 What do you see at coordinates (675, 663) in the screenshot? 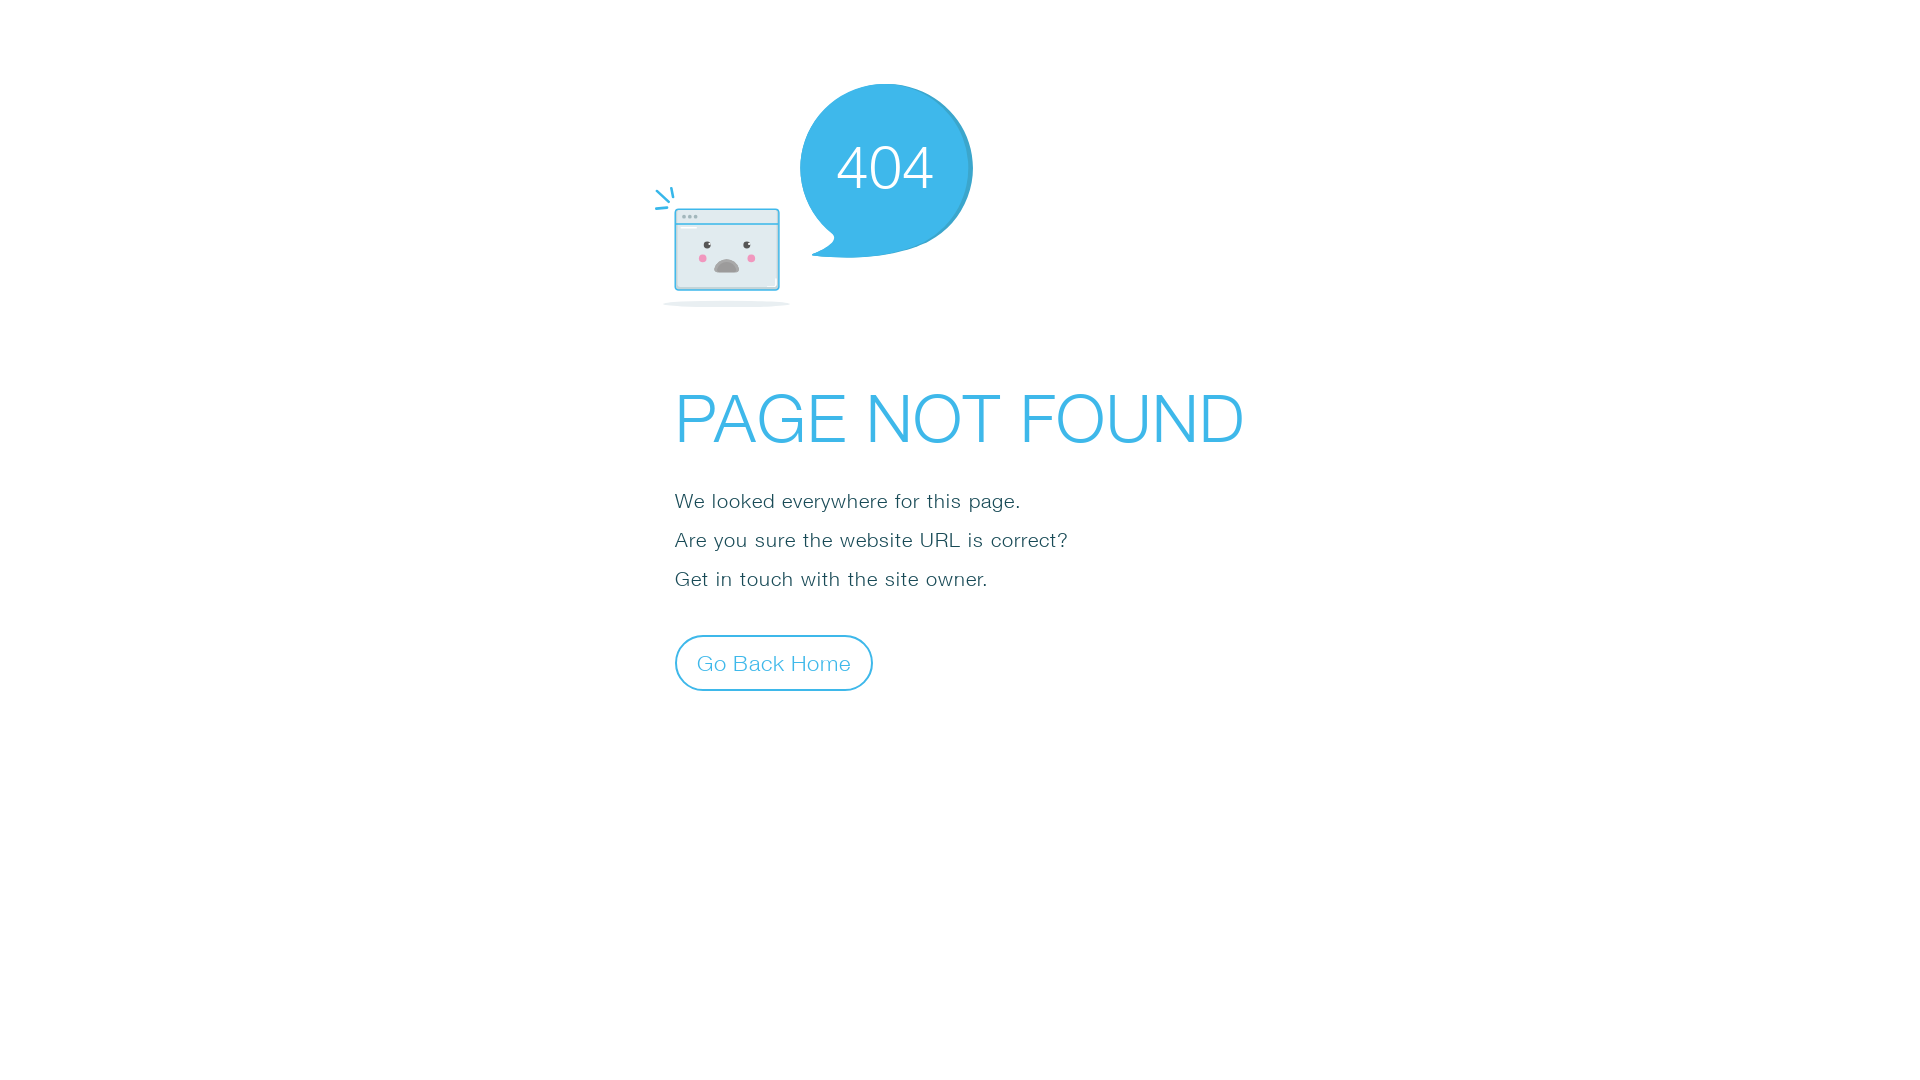
I see `'Go Back Home'` at bounding box center [675, 663].